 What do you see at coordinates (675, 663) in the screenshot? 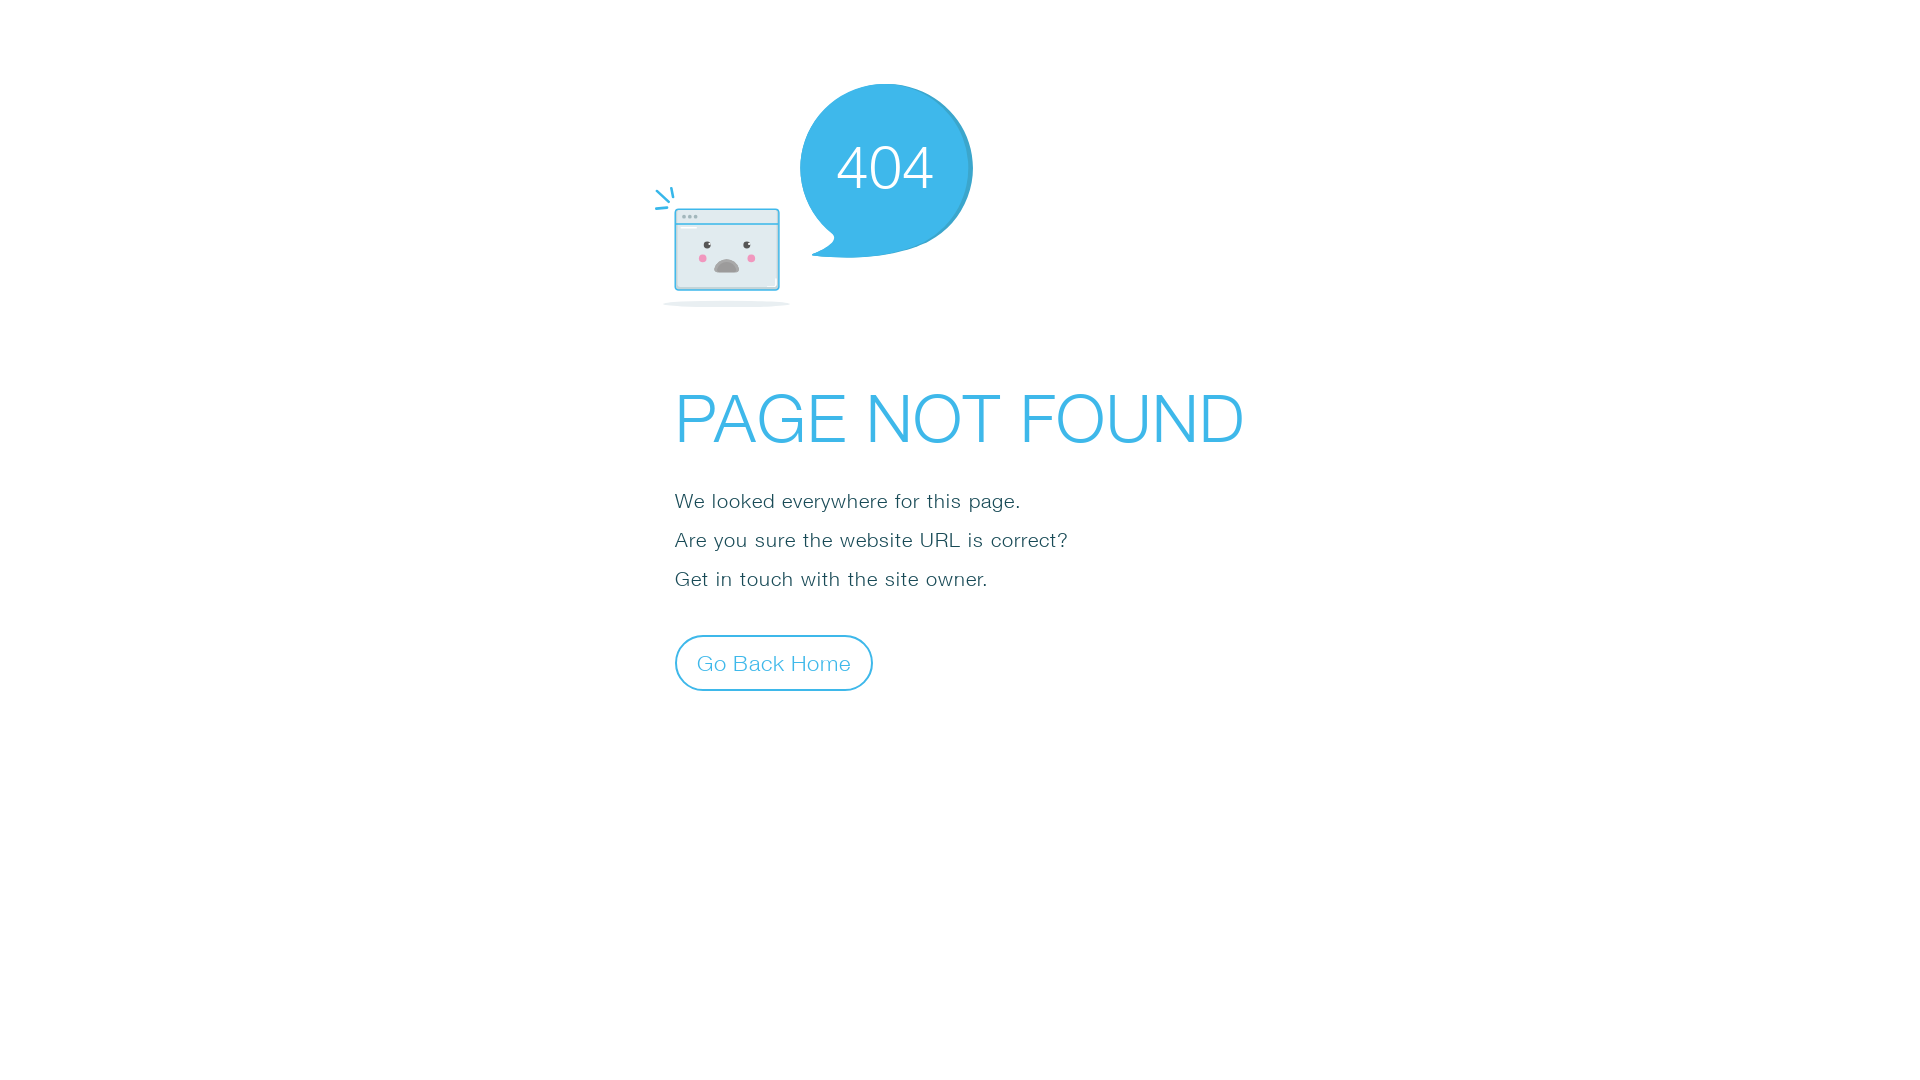
I see `'Go Back Home'` at bounding box center [675, 663].